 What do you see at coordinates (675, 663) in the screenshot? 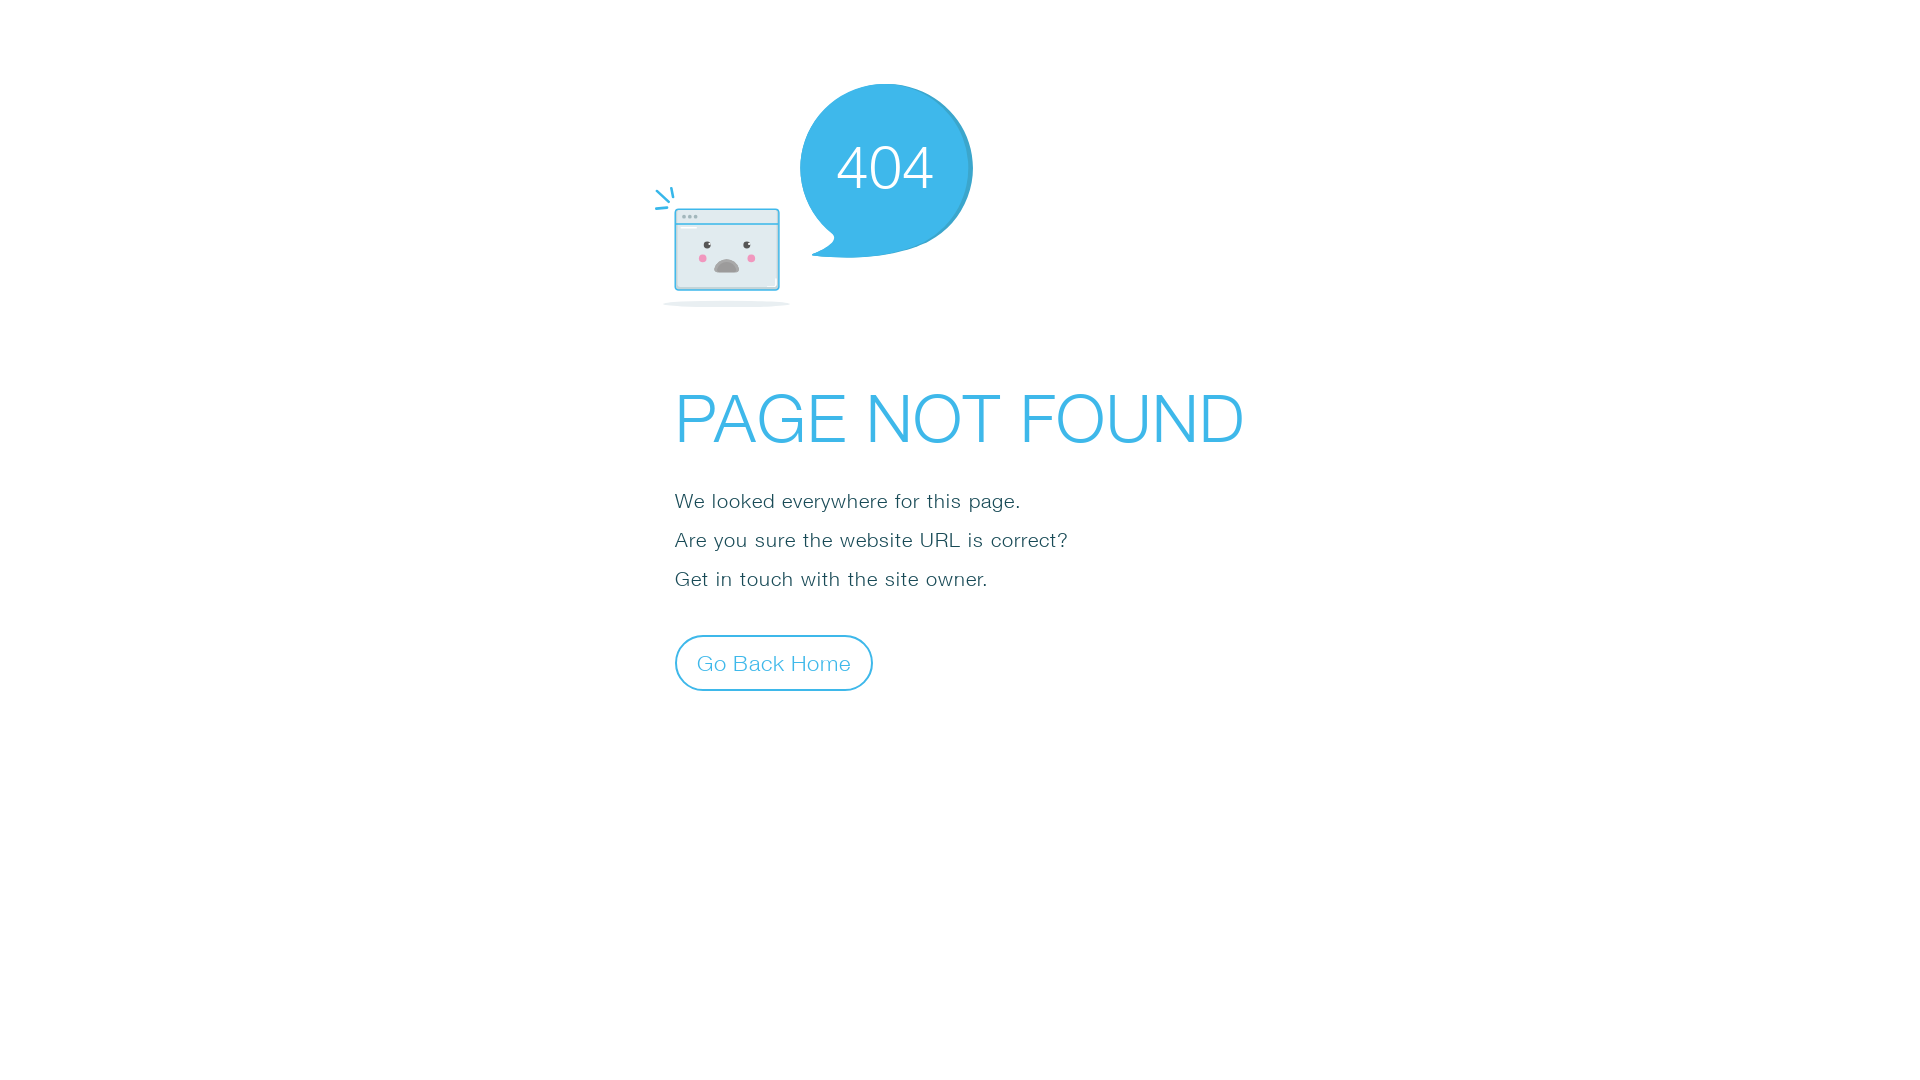
I see `'Go Back Home'` at bounding box center [675, 663].